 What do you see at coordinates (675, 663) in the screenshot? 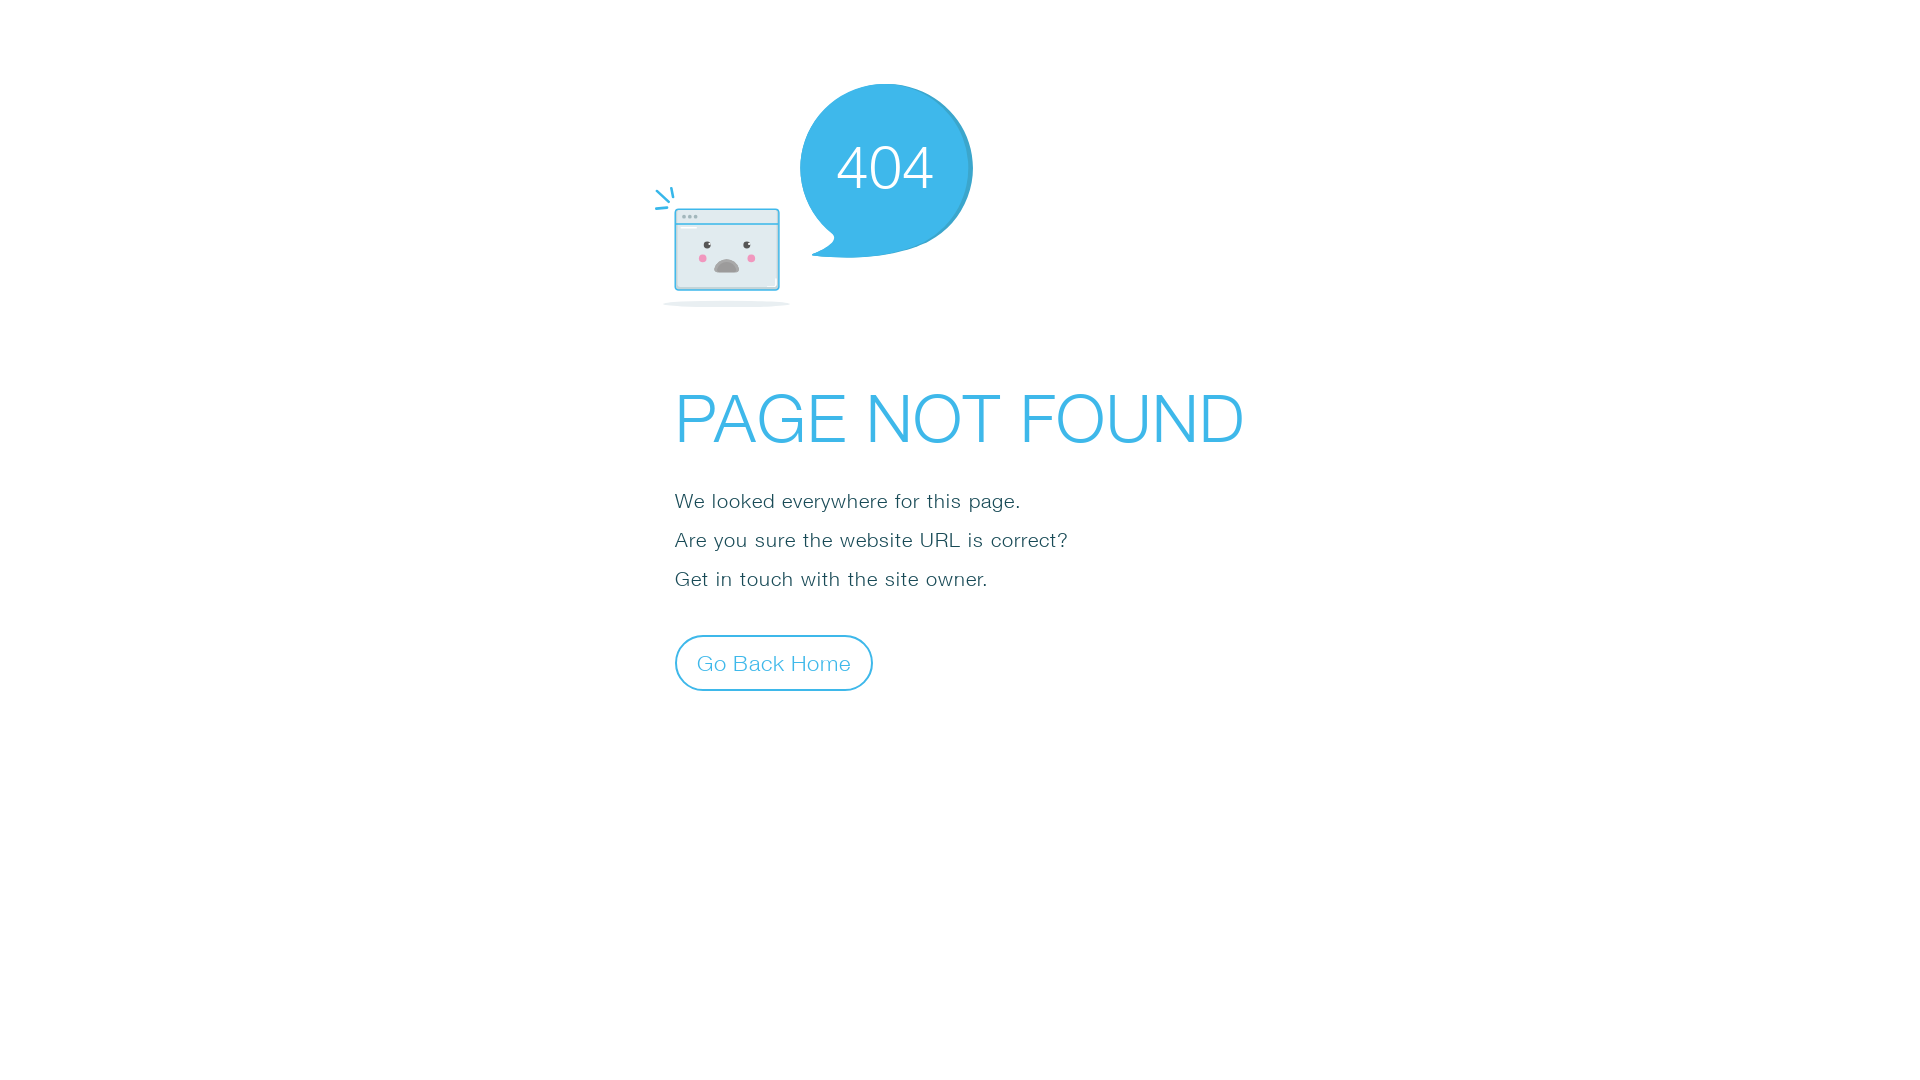
I see `'Go Back Home'` at bounding box center [675, 663].